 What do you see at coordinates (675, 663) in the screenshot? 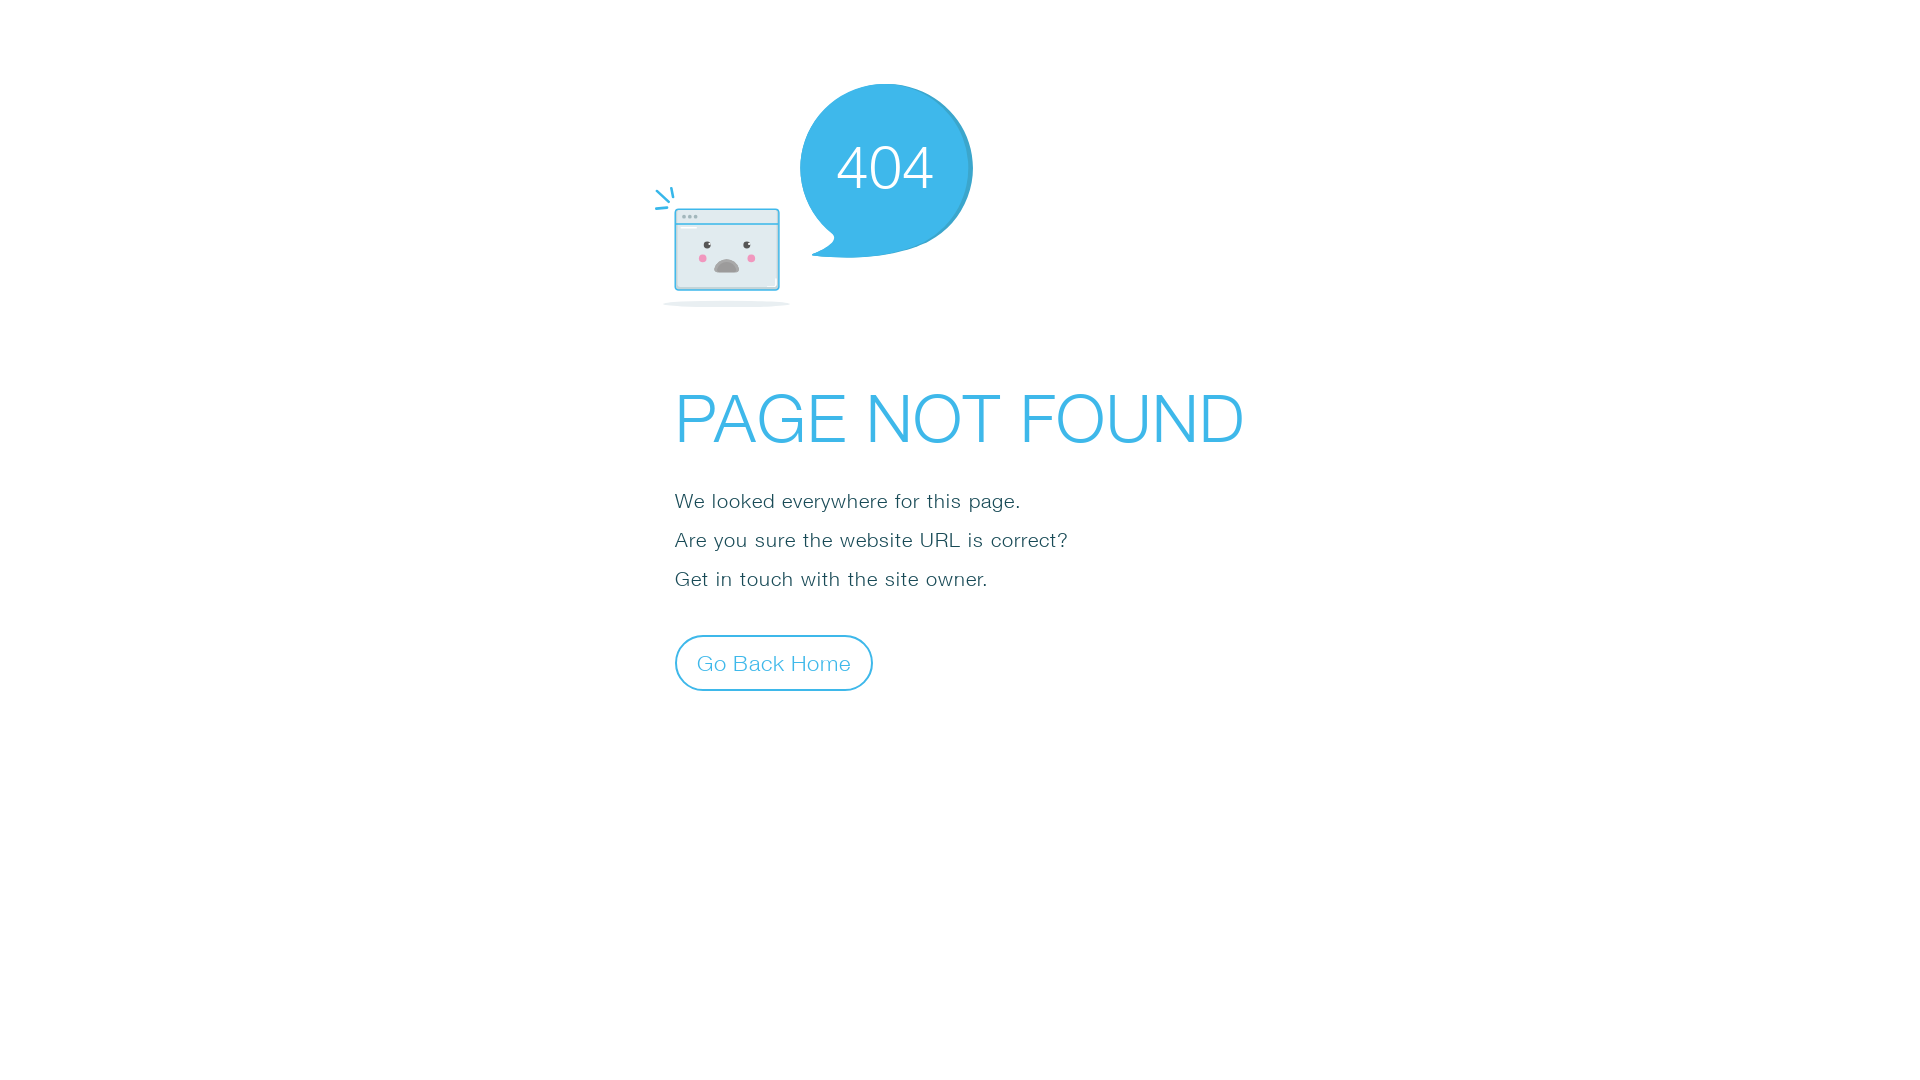
I see `'Go Back Home'` at bounding box center [675, 663].